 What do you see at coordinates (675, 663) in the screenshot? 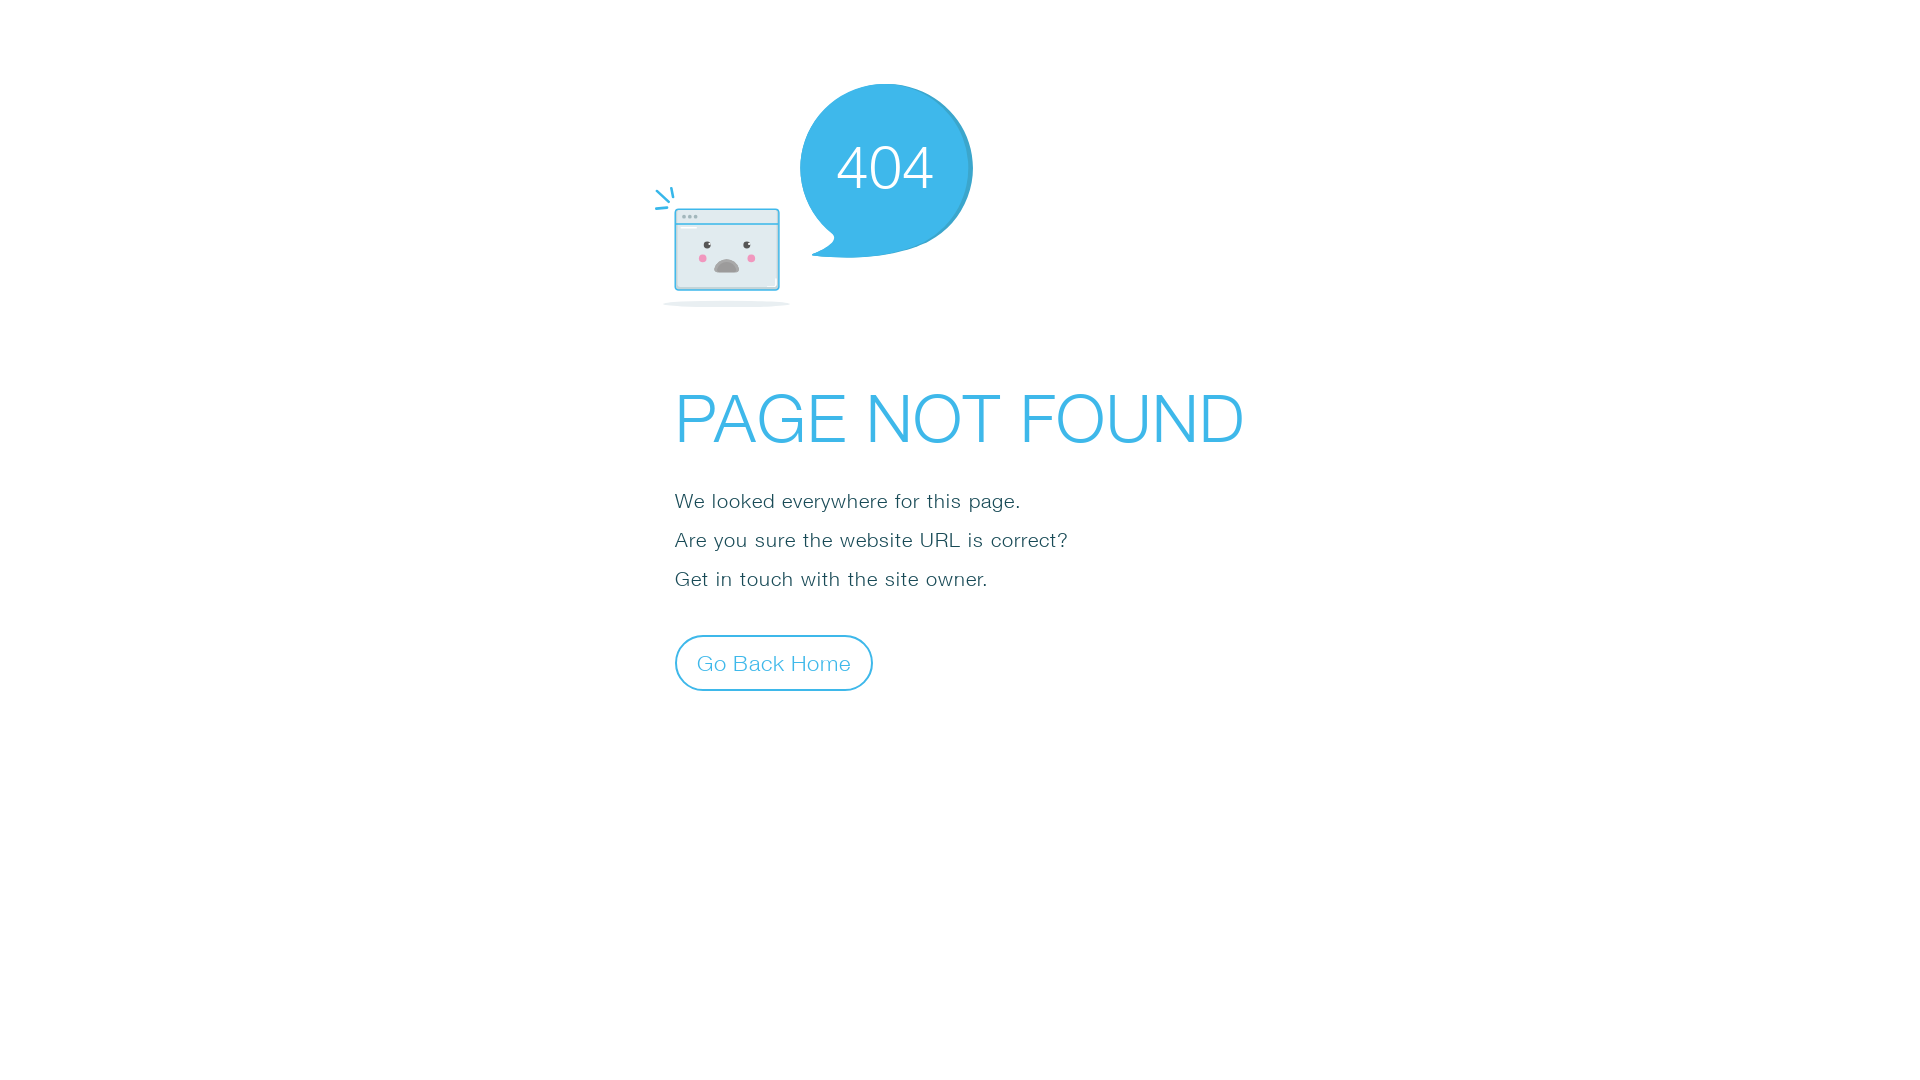
I see `'Go Back Home'` at bounding box center [675, 663].